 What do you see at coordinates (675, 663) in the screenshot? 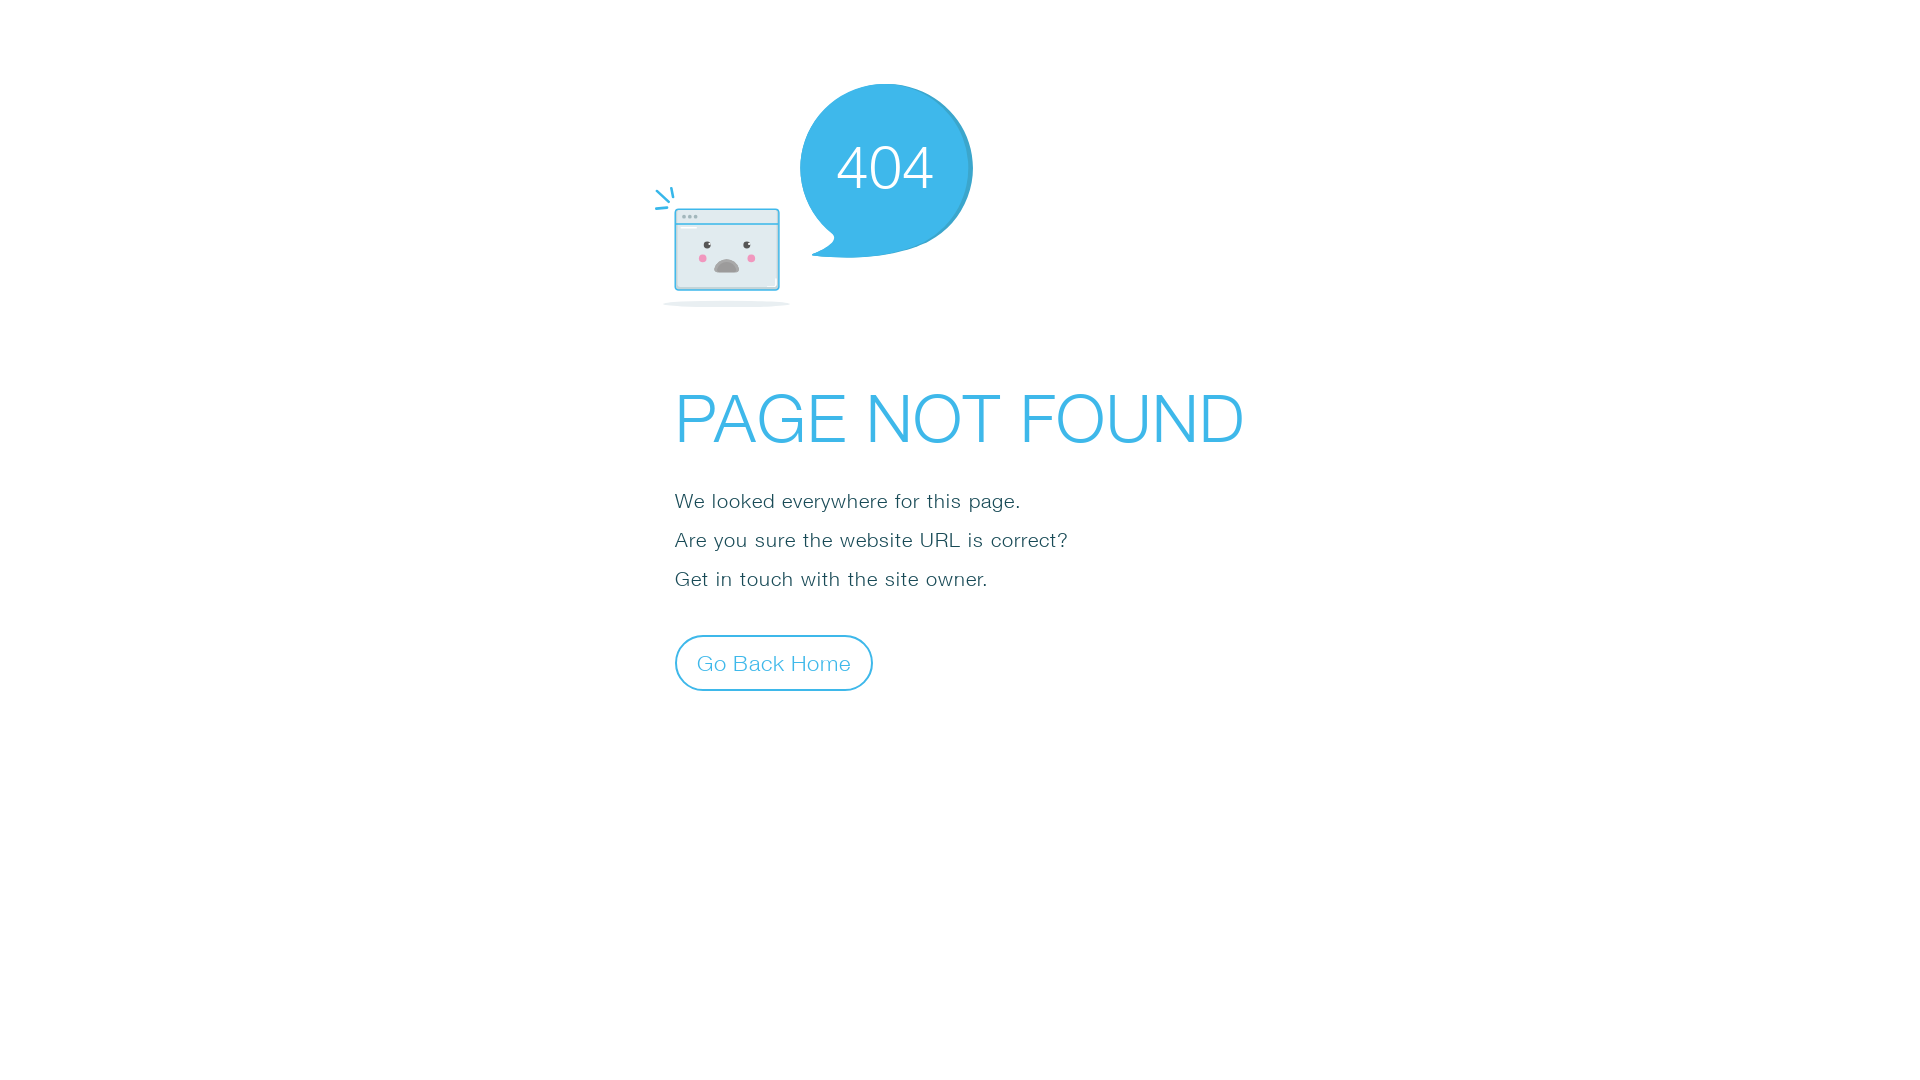
I see `'Go Back Home'` at bounding box center [675, 663].